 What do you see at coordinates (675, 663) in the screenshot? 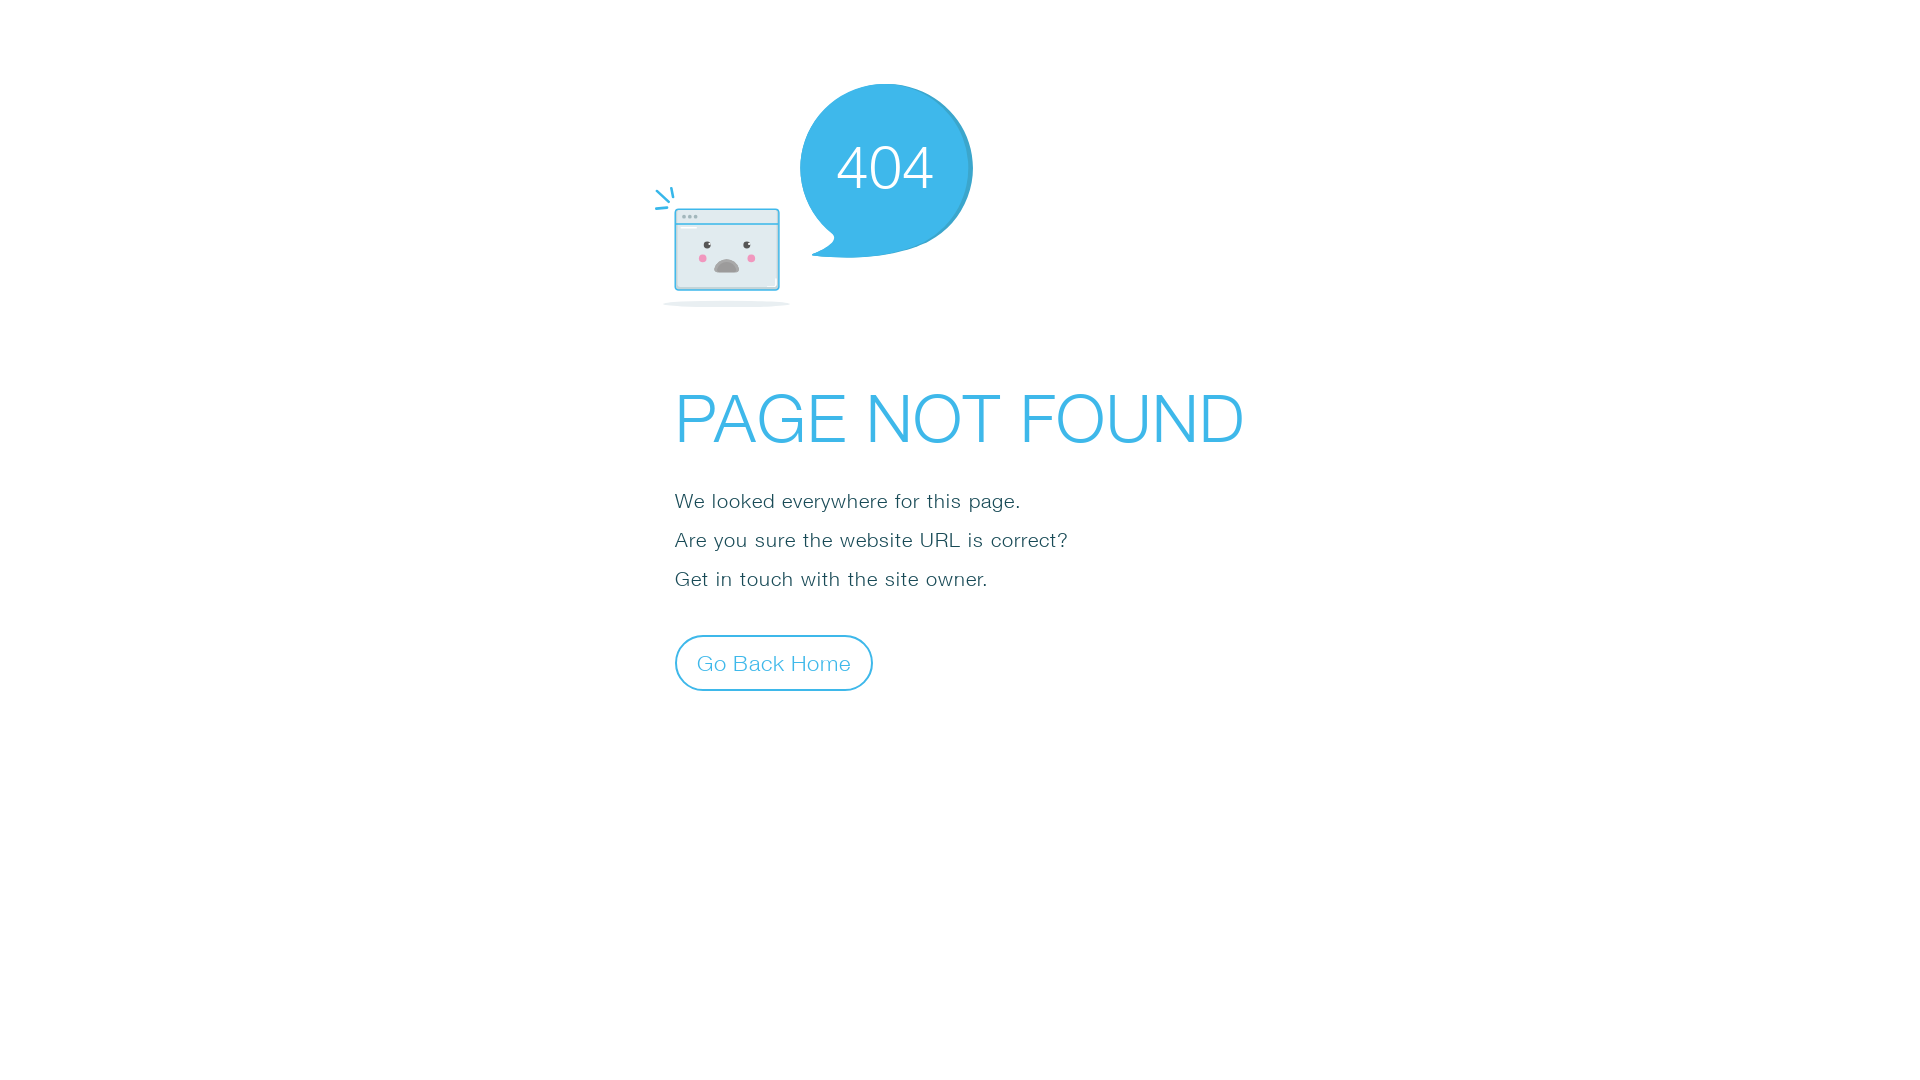
I see `'Go Back Home'` at bounding box center [675, 663].